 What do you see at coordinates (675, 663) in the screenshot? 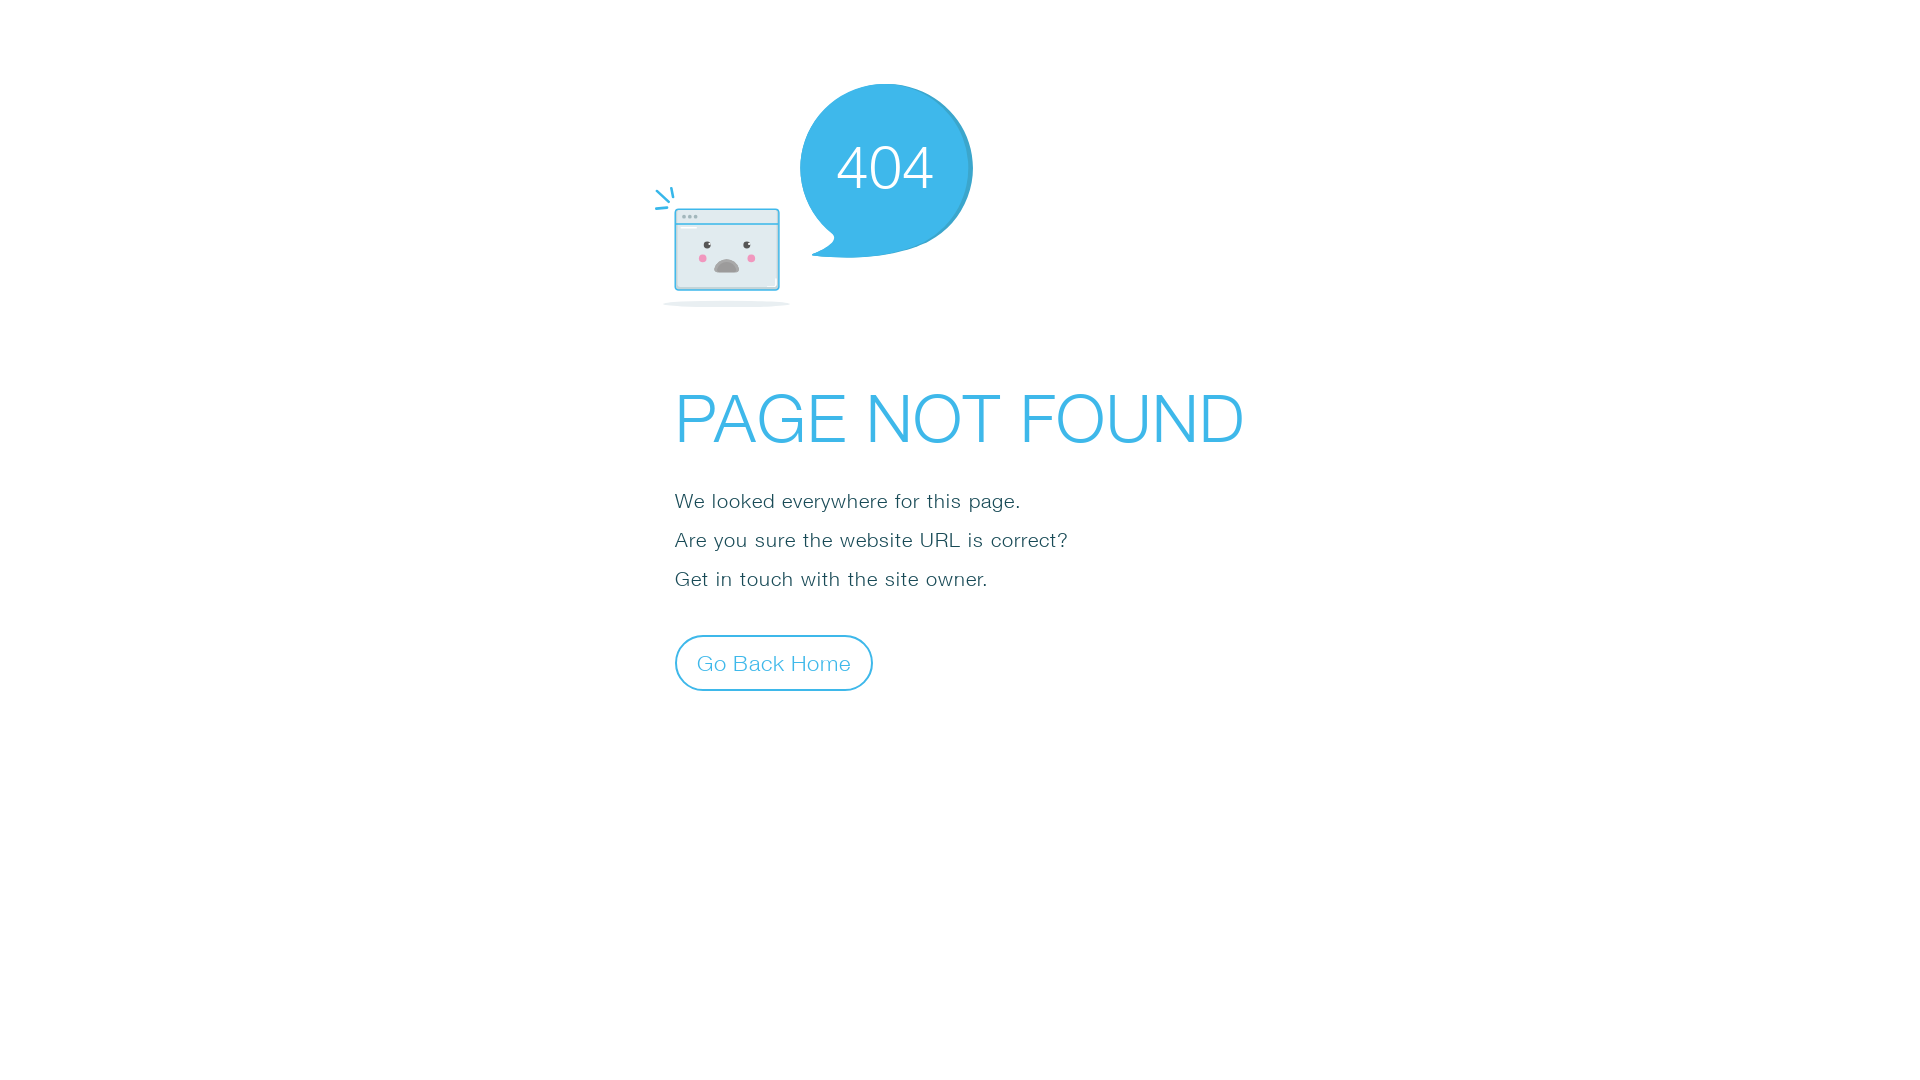
I see `'Go Back Home'` at bounding box center [675, 663].